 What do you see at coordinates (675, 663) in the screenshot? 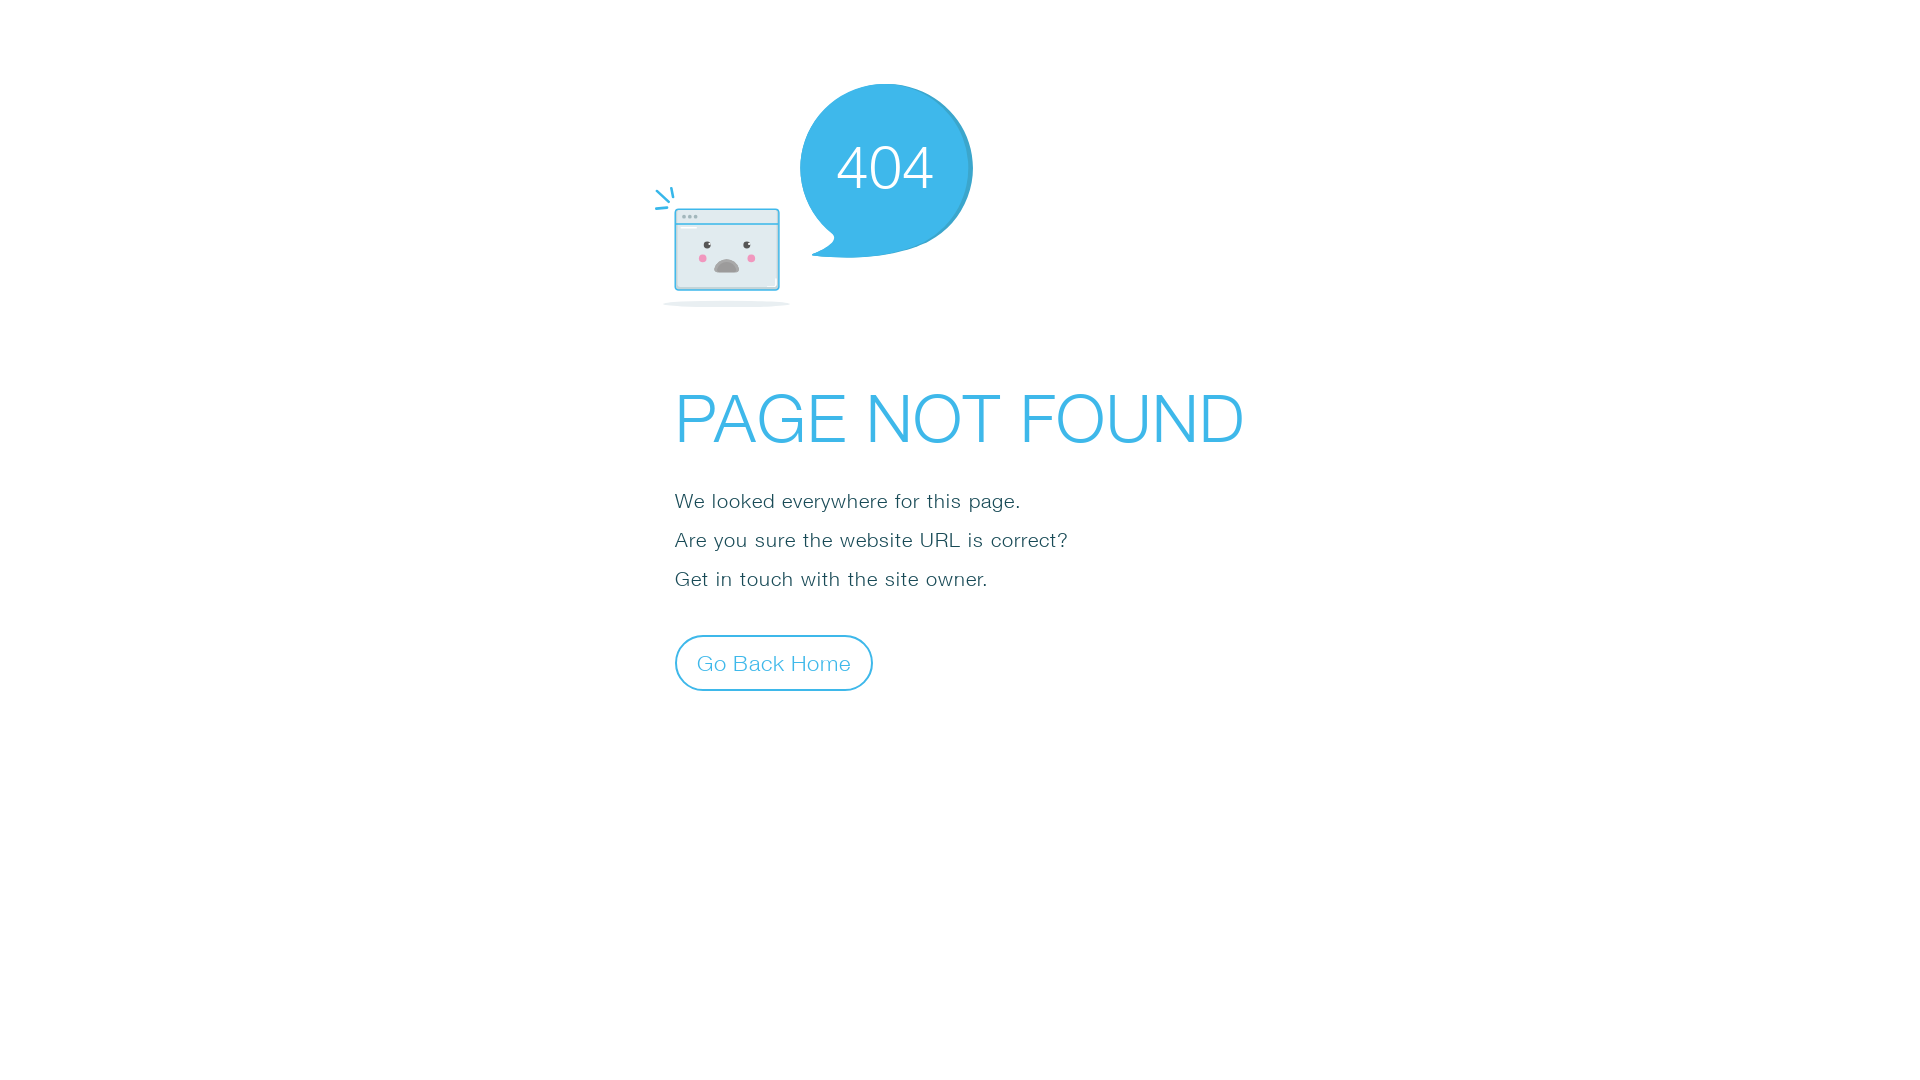
I see `'Go Back Home'` at bounding box center [675, 663].